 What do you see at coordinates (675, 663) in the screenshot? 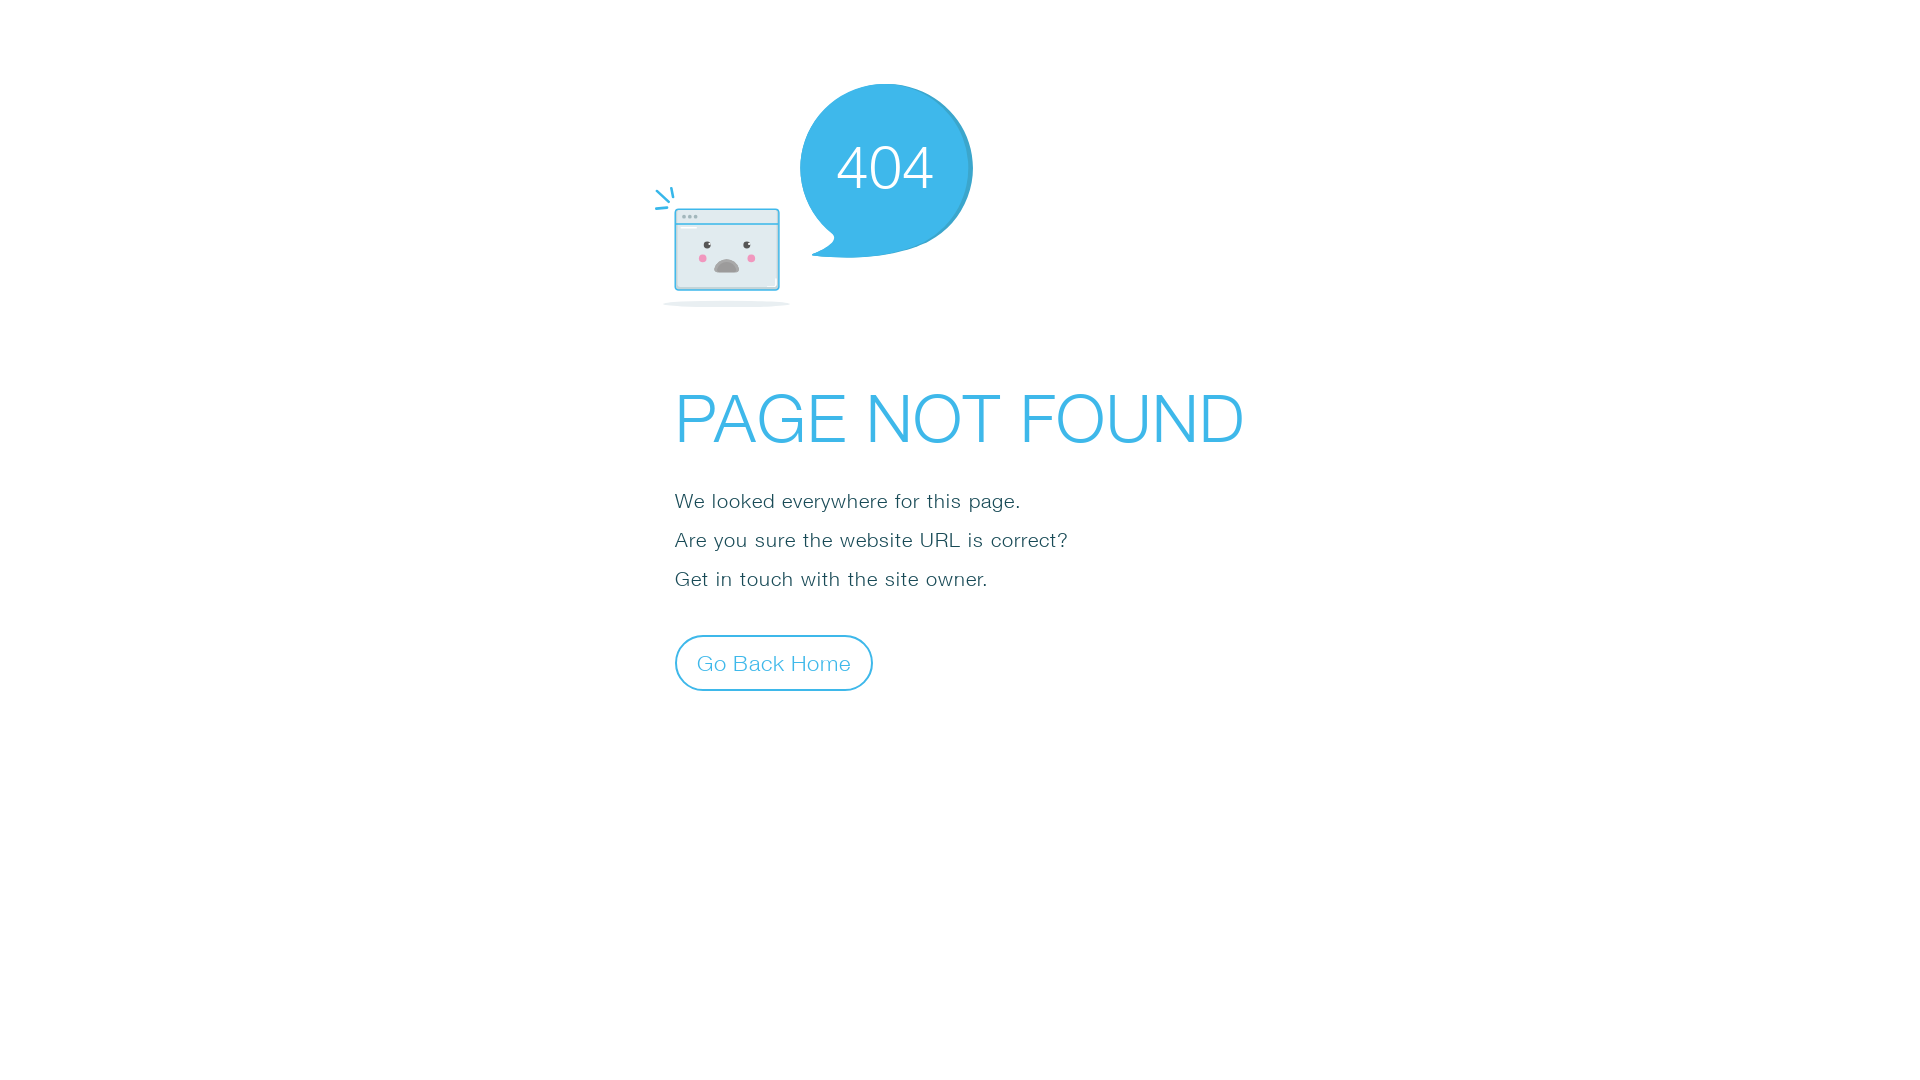
I see `'Go Back Home'` at bounding box center [675, 663].